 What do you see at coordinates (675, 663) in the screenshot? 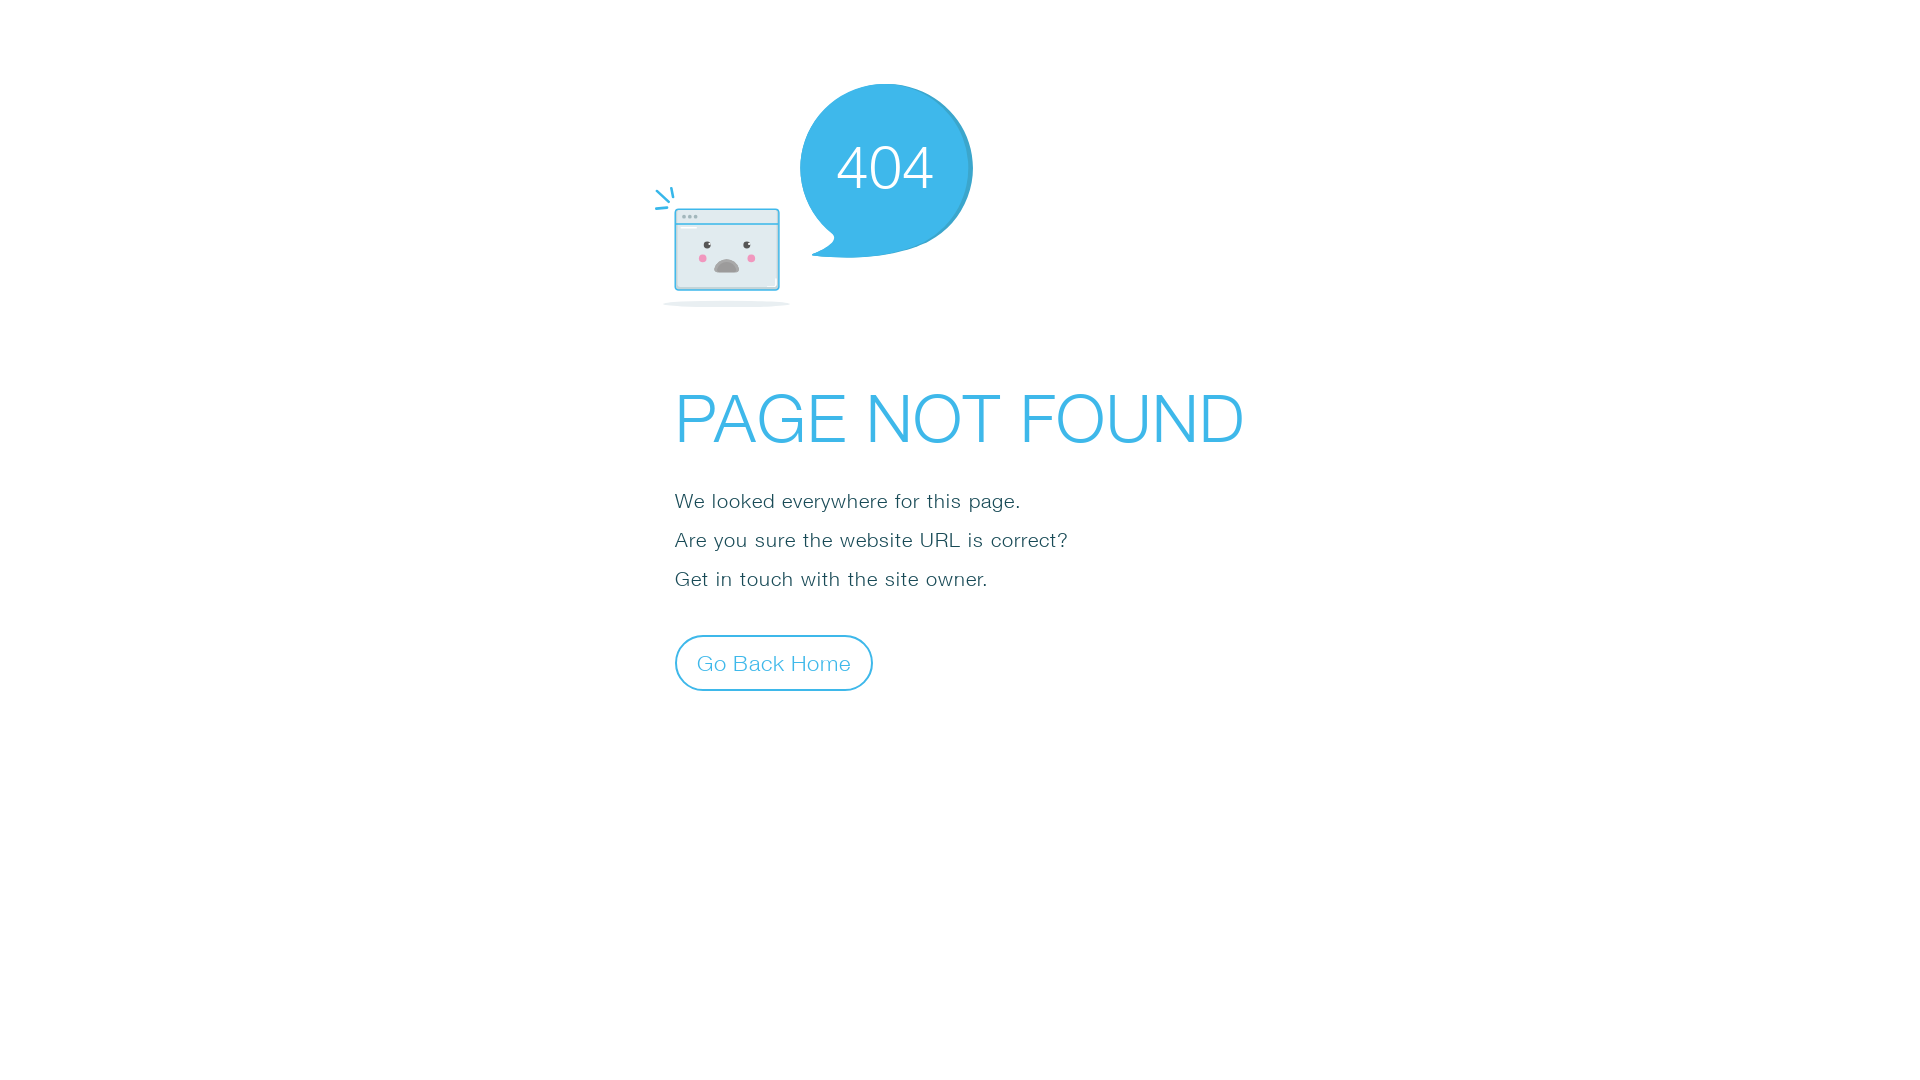
I see `'Go Back Home'` at bounding box center [675, 663].